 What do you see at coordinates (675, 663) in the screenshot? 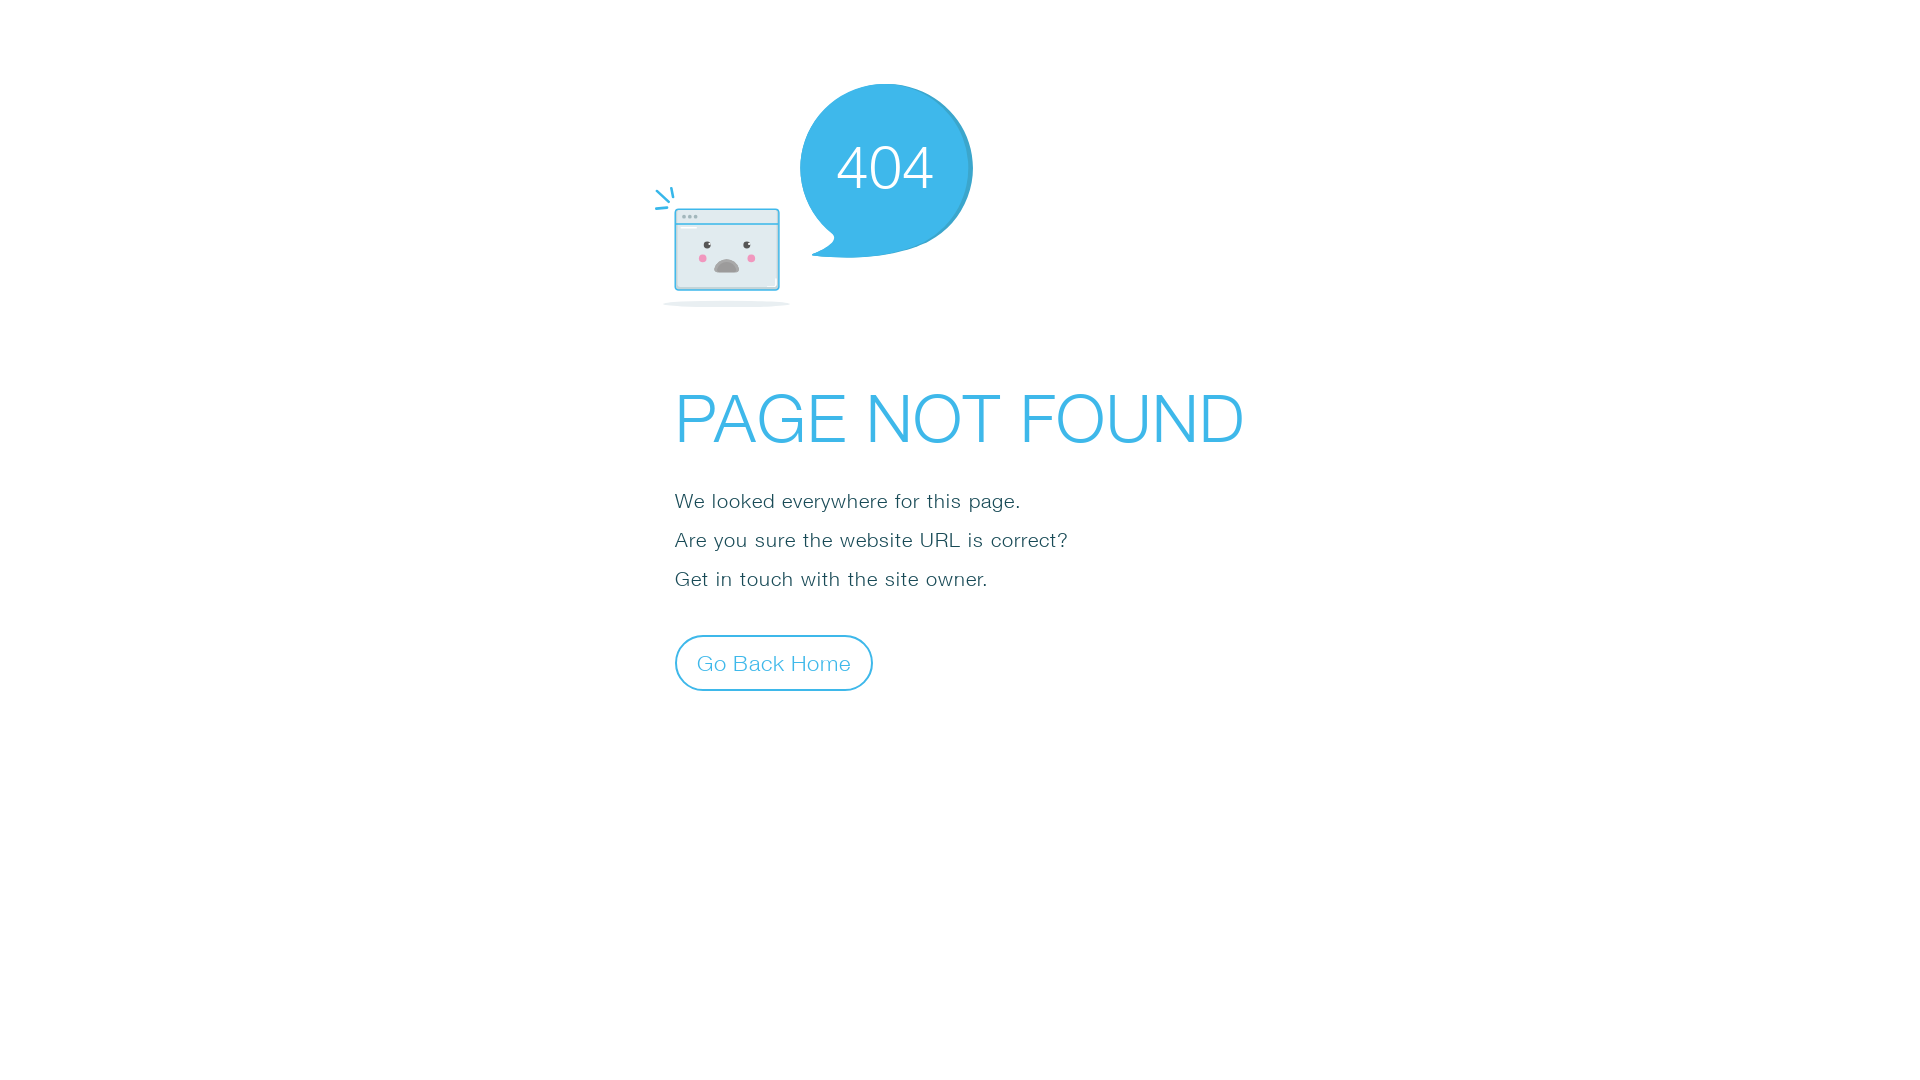
I see `'Go Back Home'` at bounding box center [675, 663].